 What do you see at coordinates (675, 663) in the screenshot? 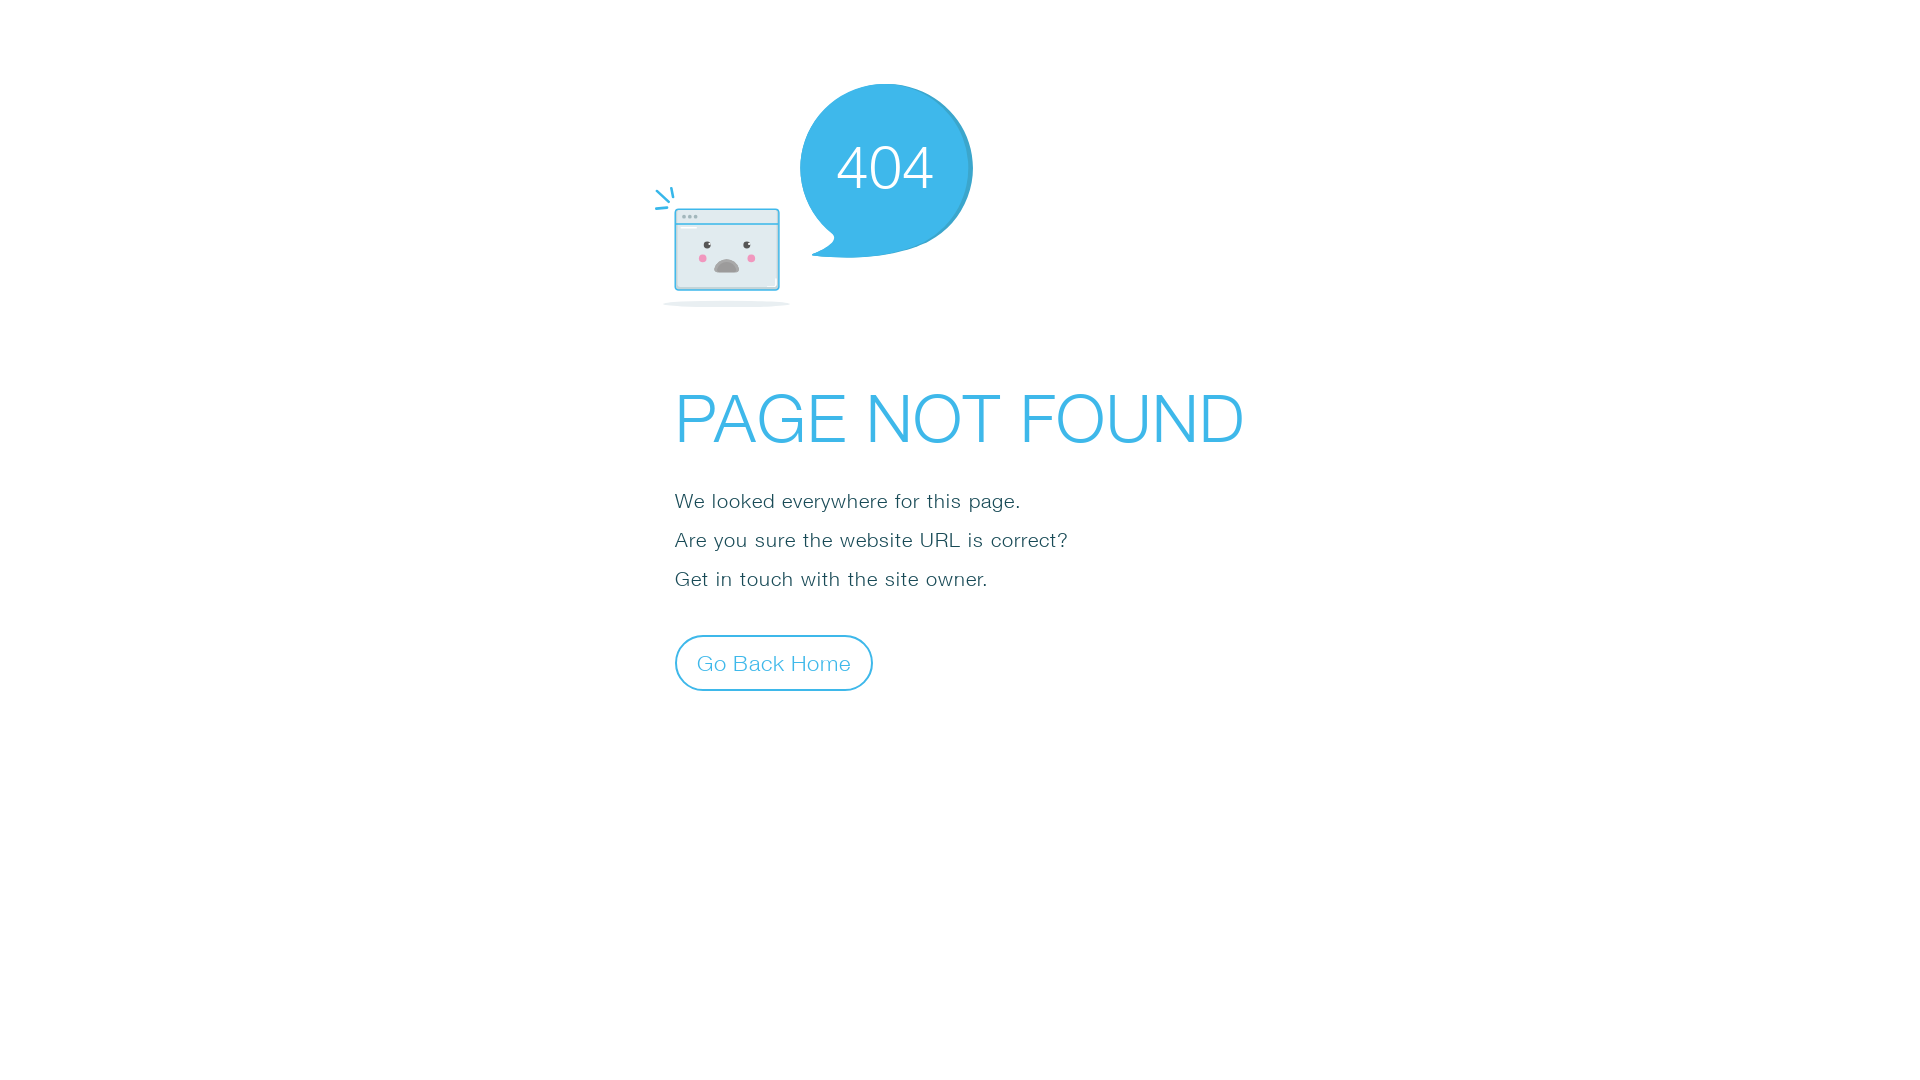
I see `'Go Back Home'` at bounding box center [675, 663].